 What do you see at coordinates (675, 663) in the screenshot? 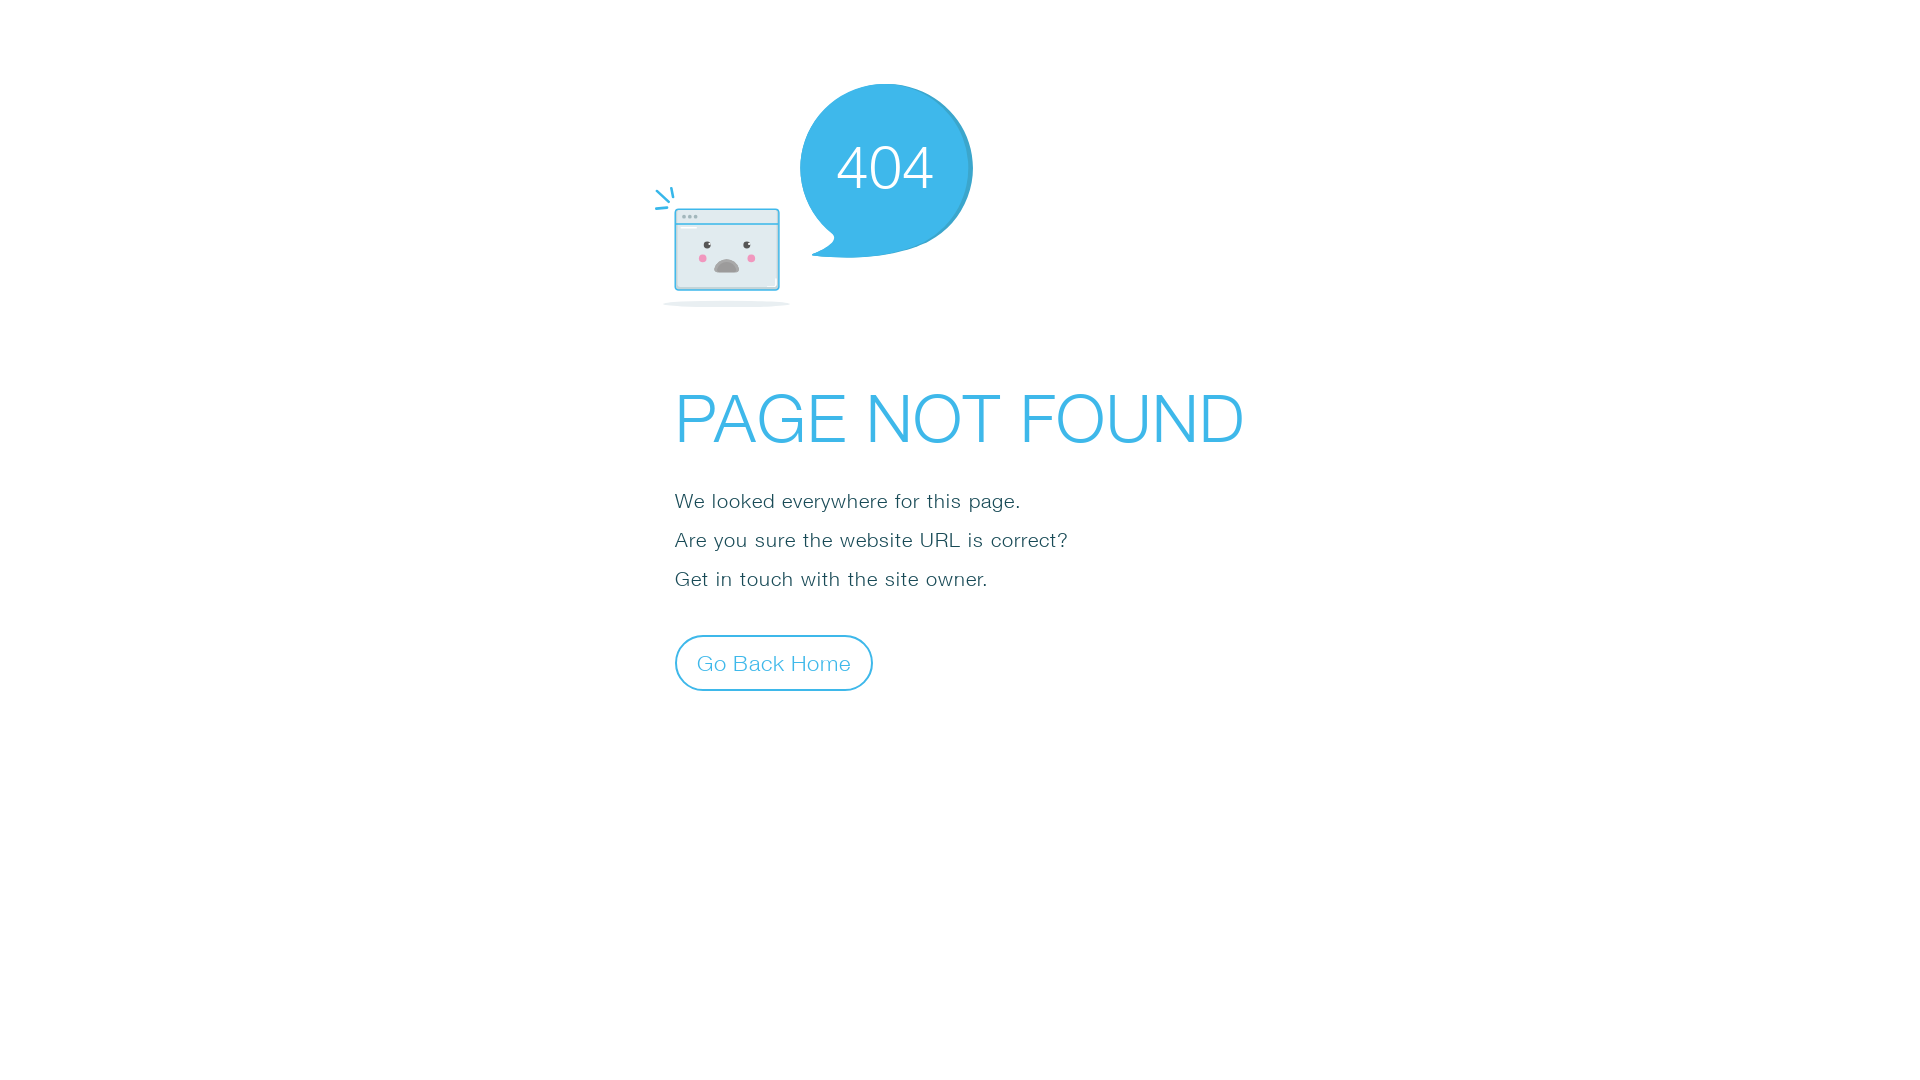
I see `'Go Back Home'` at bounding box center [675, 663].